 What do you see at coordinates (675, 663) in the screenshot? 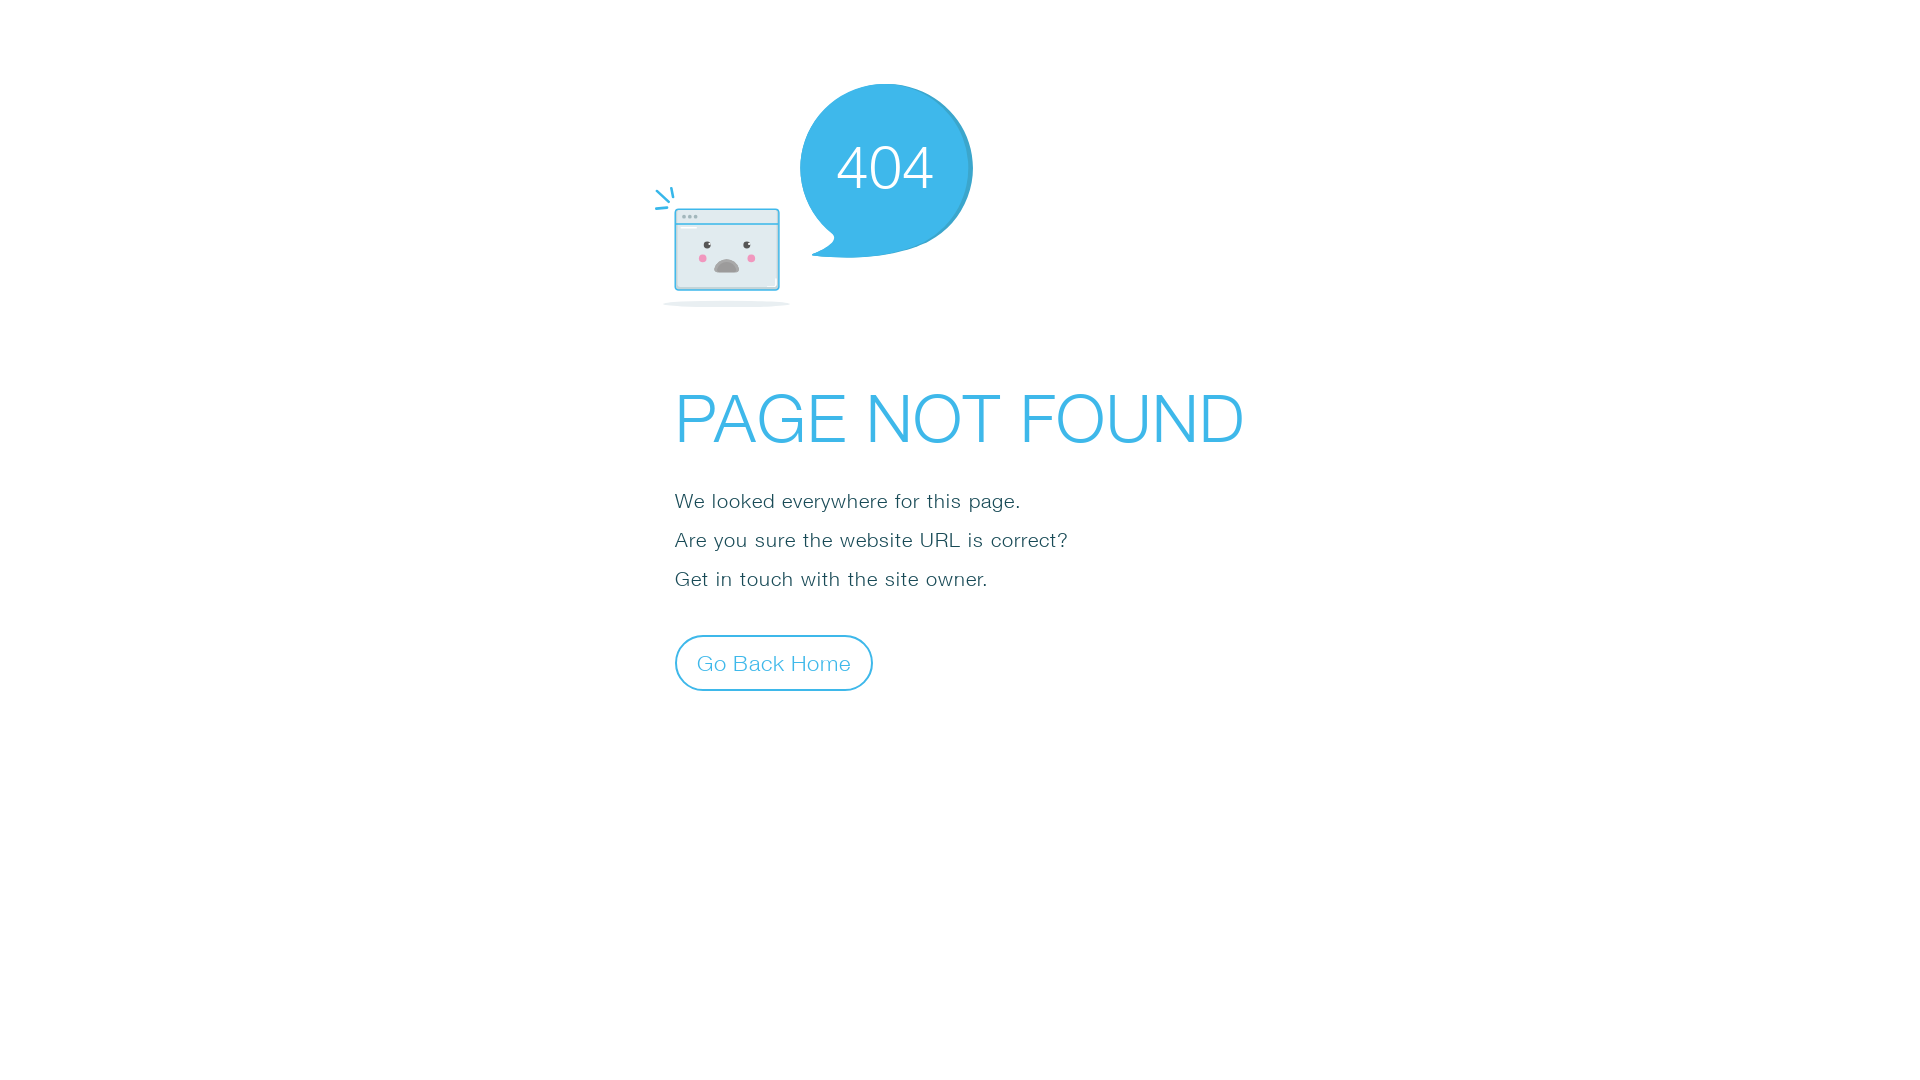
I see `'Go Back Home'` at bounding box center [675, 663].